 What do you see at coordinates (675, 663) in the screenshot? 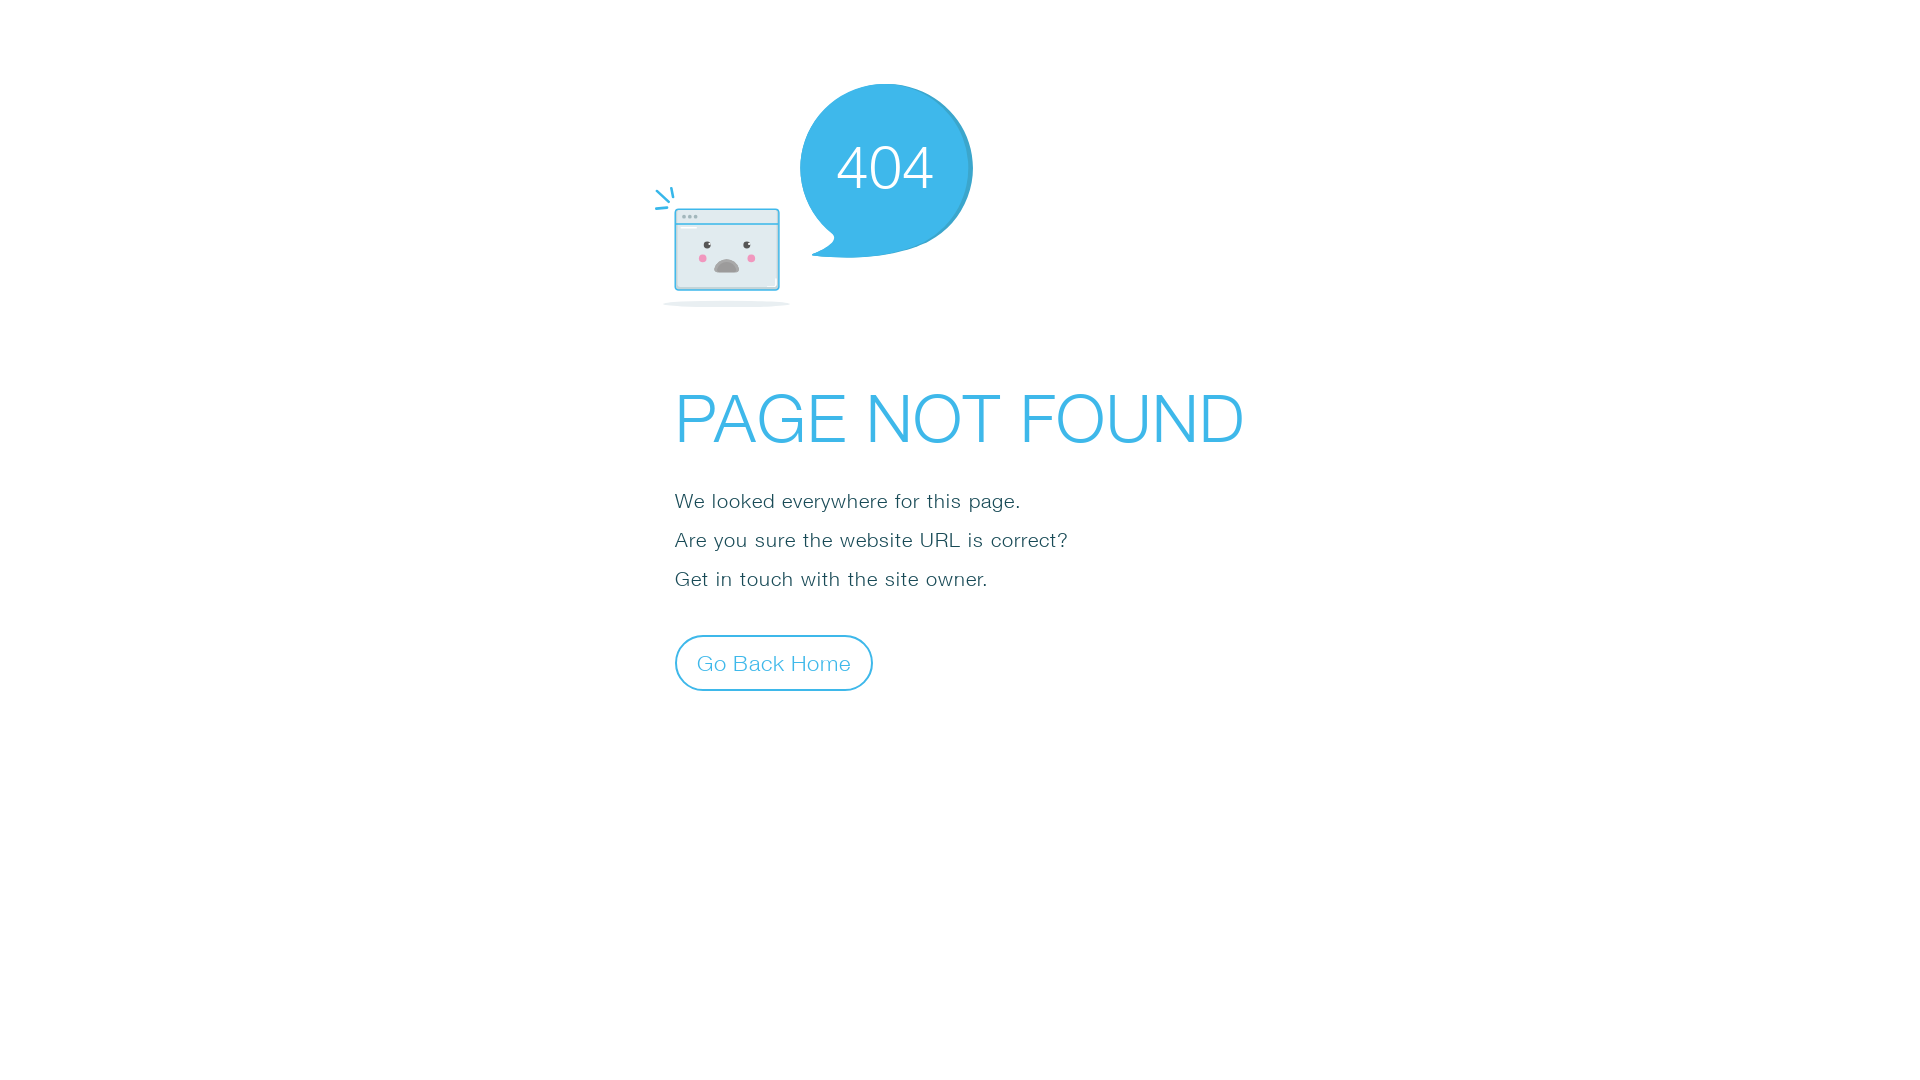
I see `'Go Back Home'` at bounding box center [675, 663].